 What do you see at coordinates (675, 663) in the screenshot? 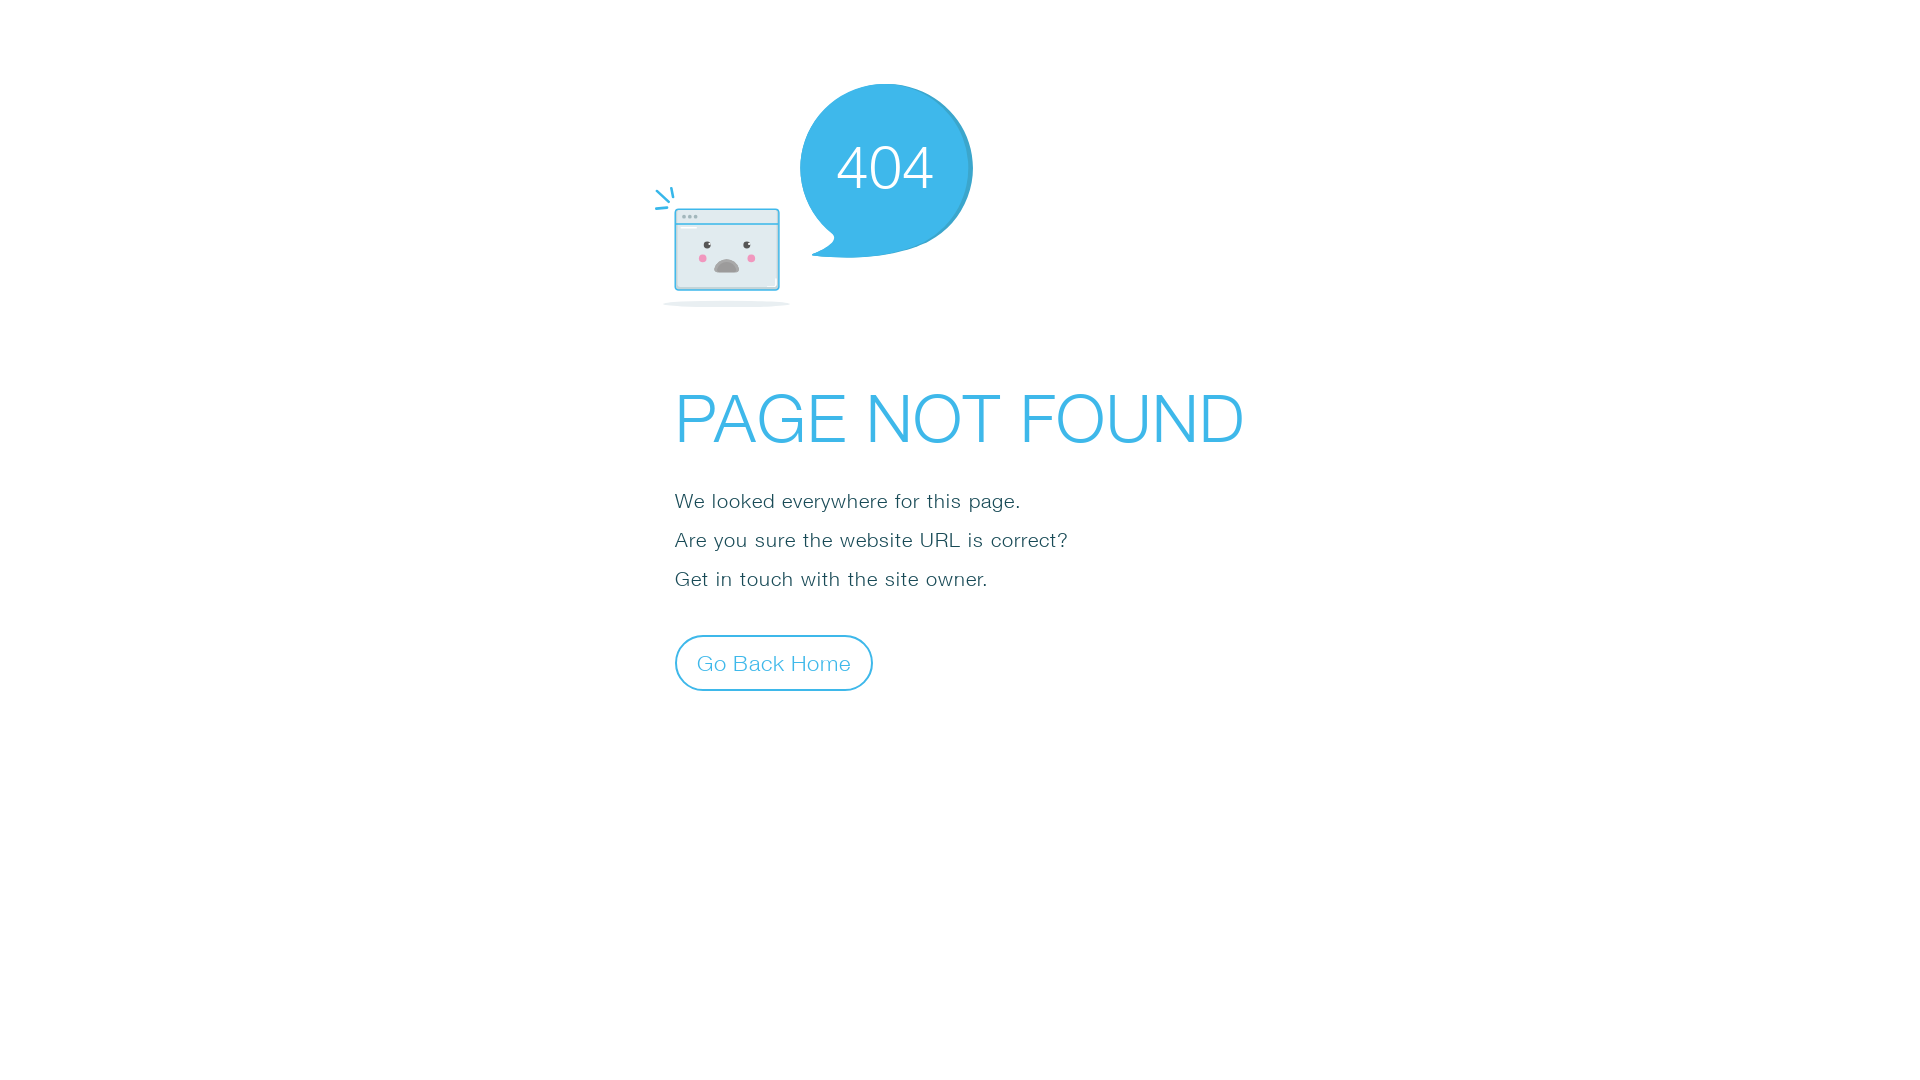
I see `'Go Back Home'` at bounding box center [675, 663].